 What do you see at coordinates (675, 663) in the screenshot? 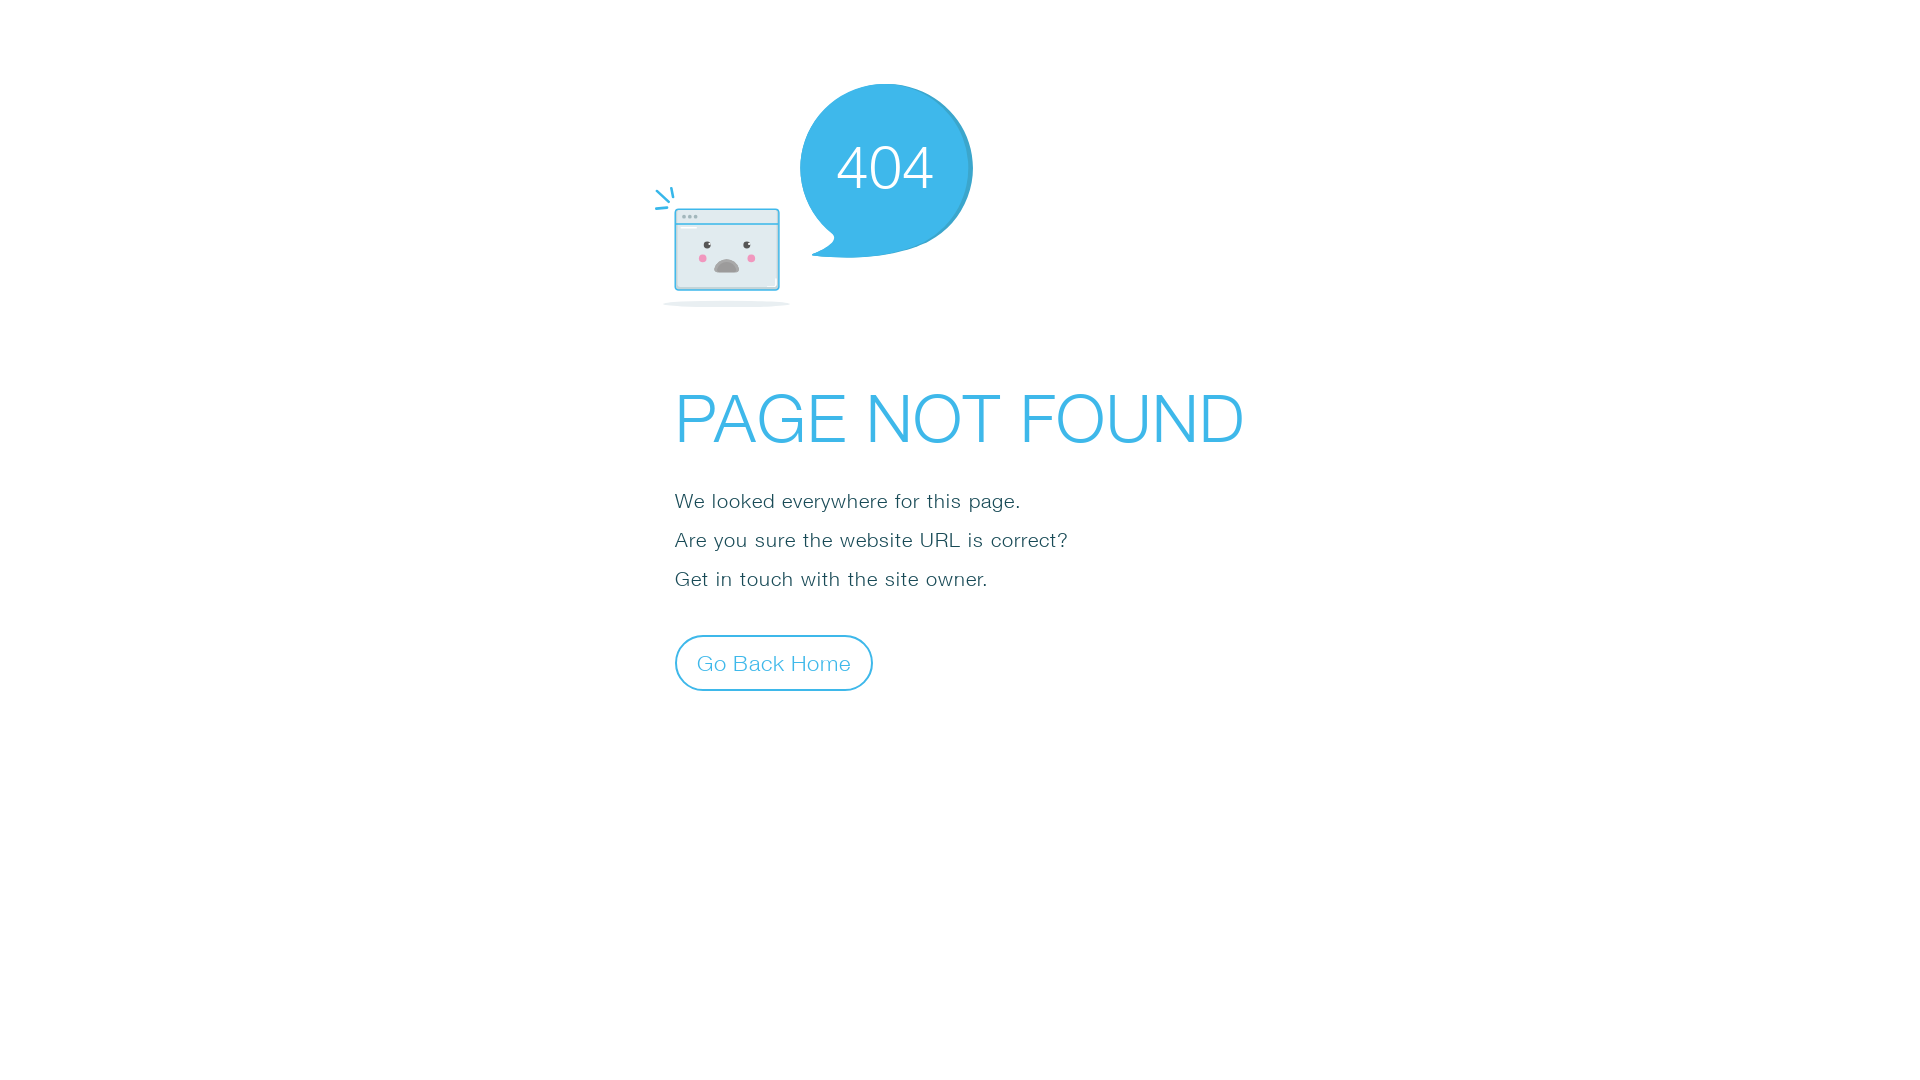
I see `'Go Back Home'` at bounding box center [675, 663].